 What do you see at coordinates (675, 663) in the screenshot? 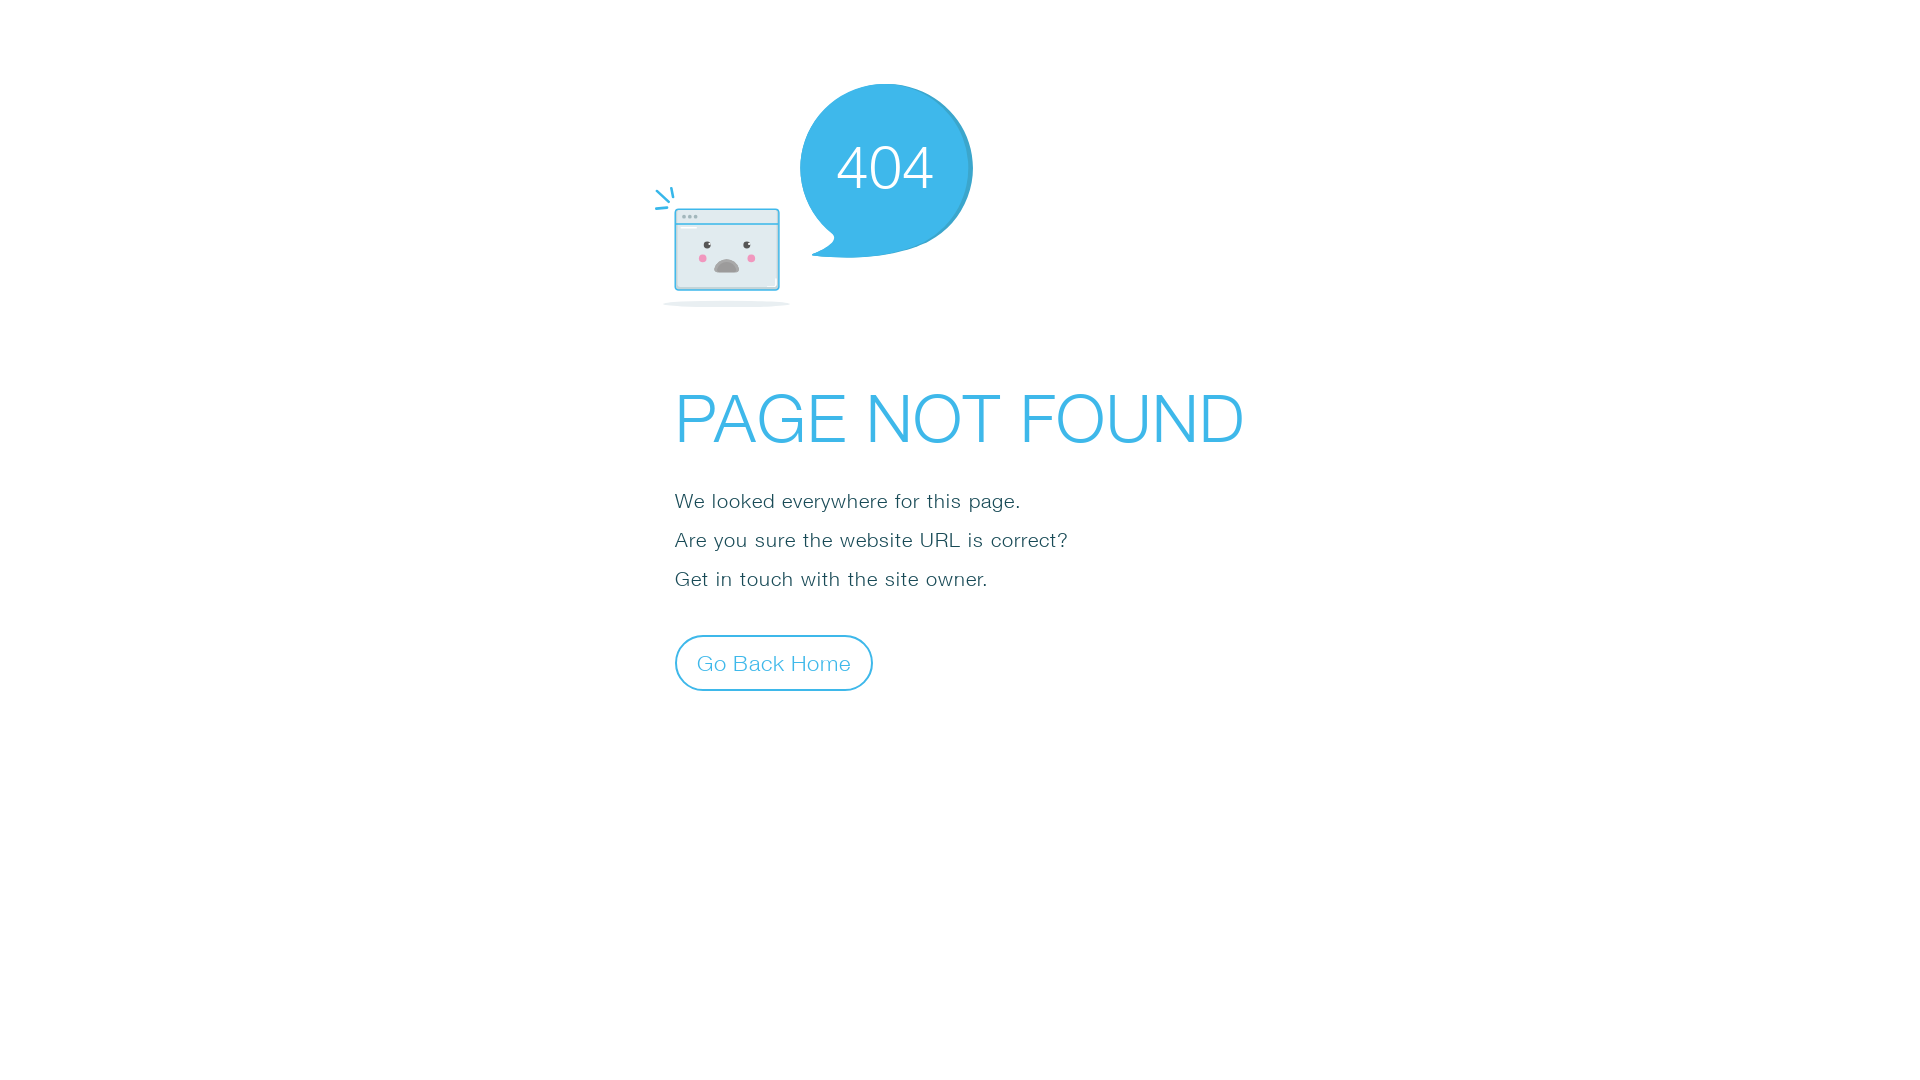
I see `'Go Back Home'` at bounding box center [675, 663].